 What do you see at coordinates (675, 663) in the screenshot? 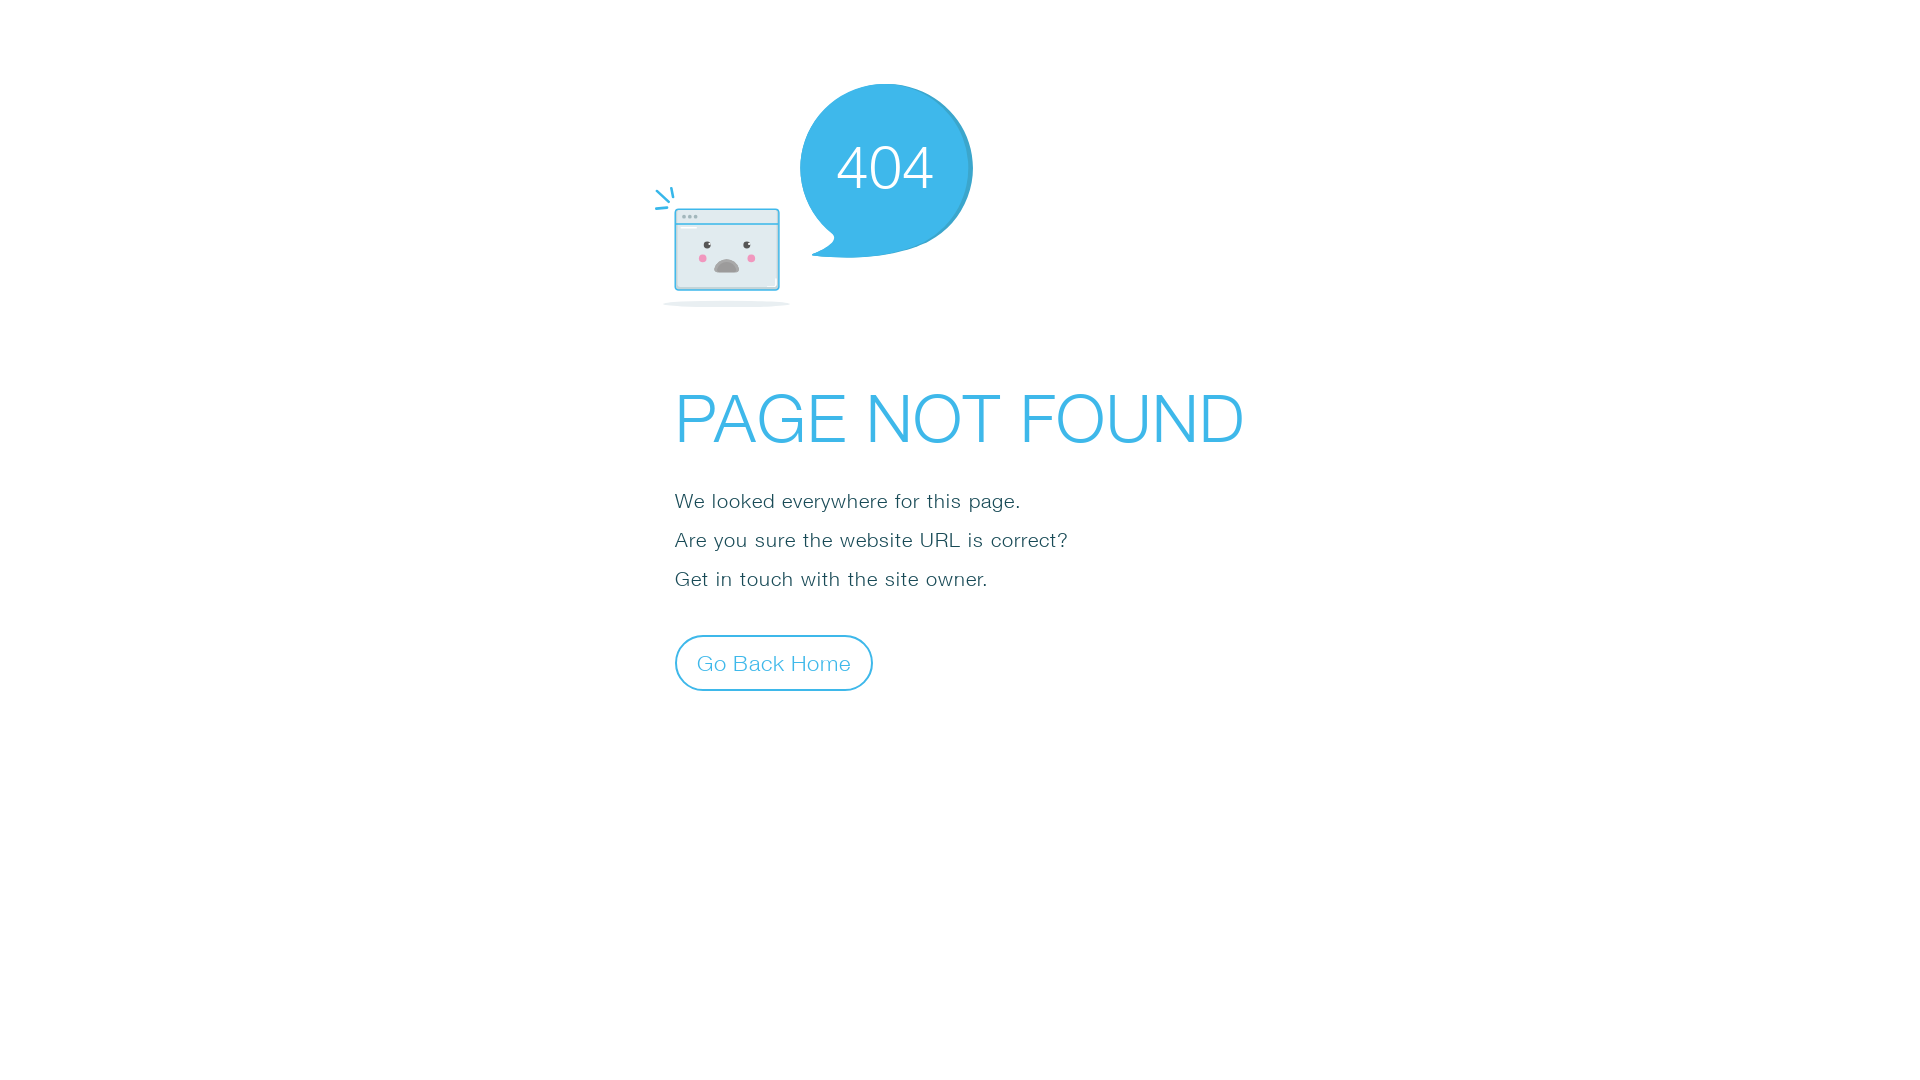
I see `'Go Back Home'` at bounding box center [675, 663].